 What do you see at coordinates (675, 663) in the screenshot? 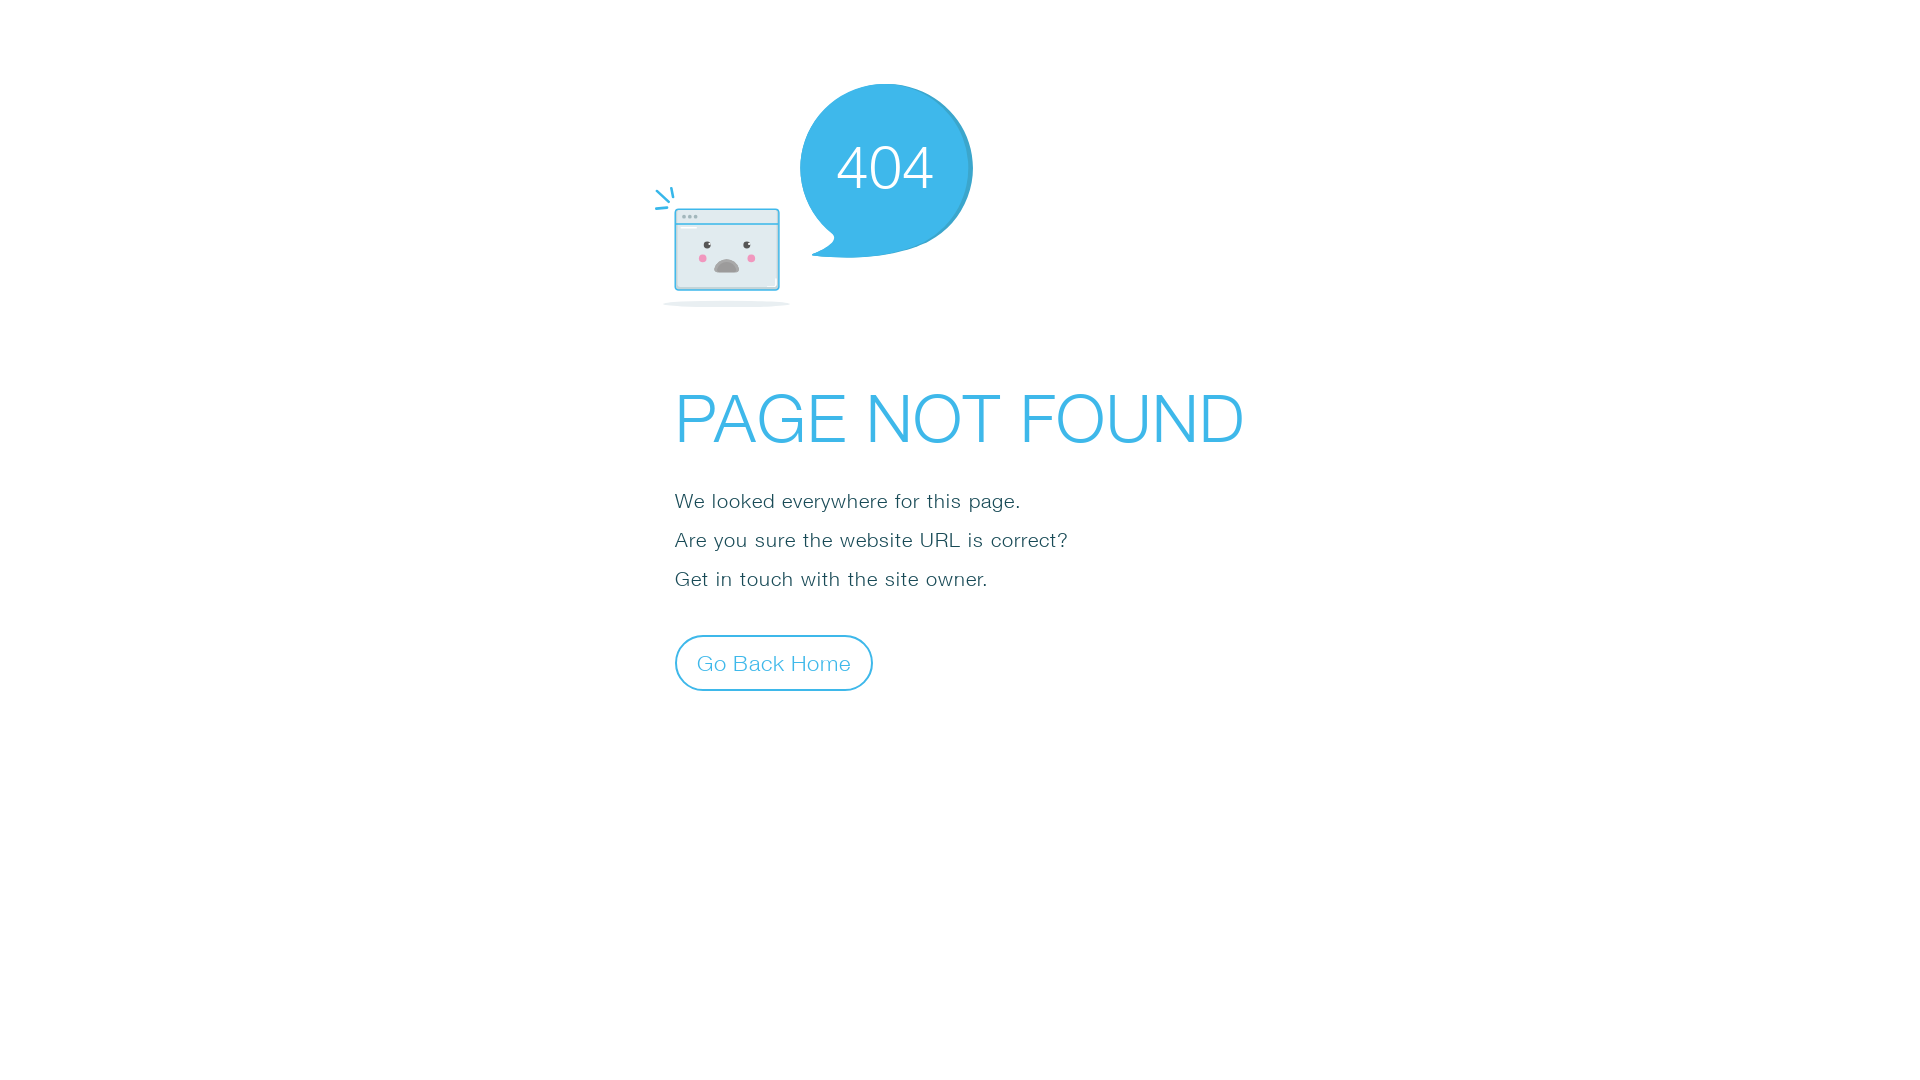
I see `'Go Back Home'` at bounding box center [675, 663].